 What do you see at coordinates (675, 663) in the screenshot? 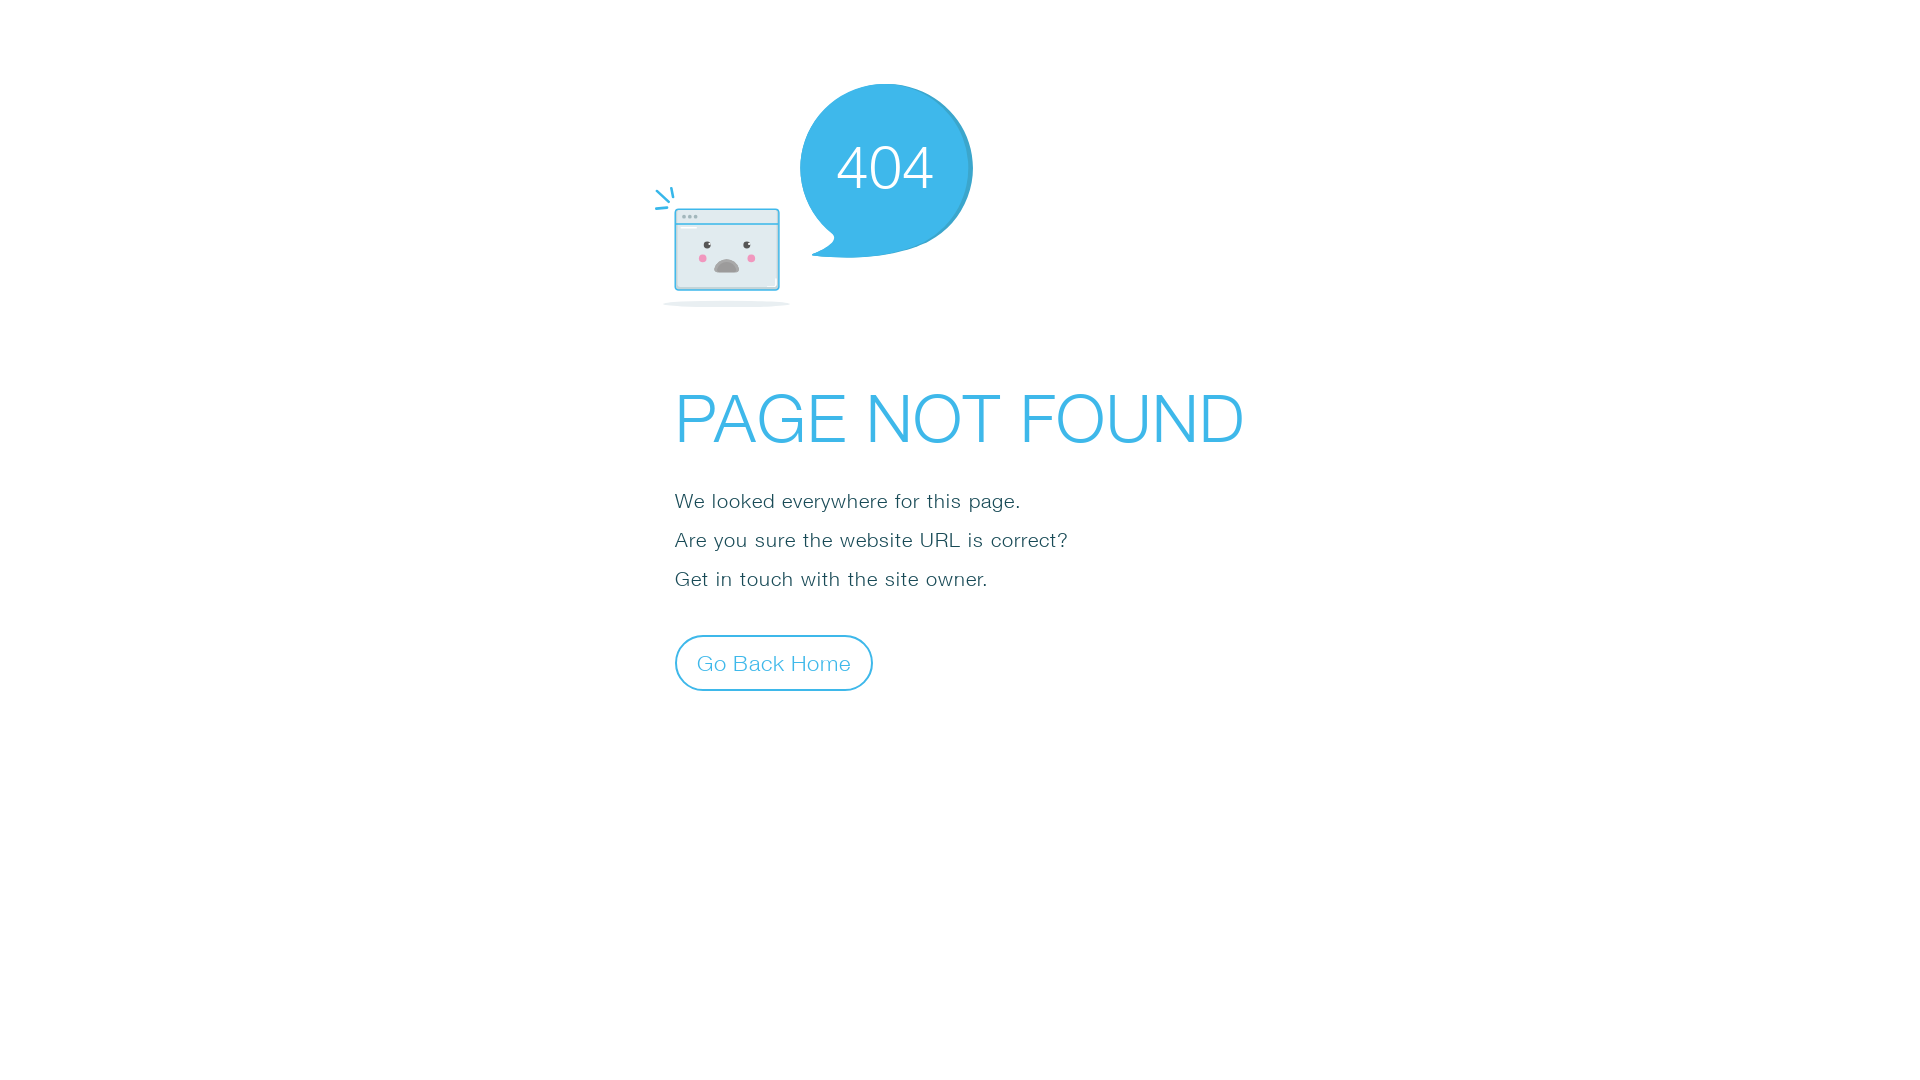
I see `'Go Back Home'` at bounding box center [675, 663].